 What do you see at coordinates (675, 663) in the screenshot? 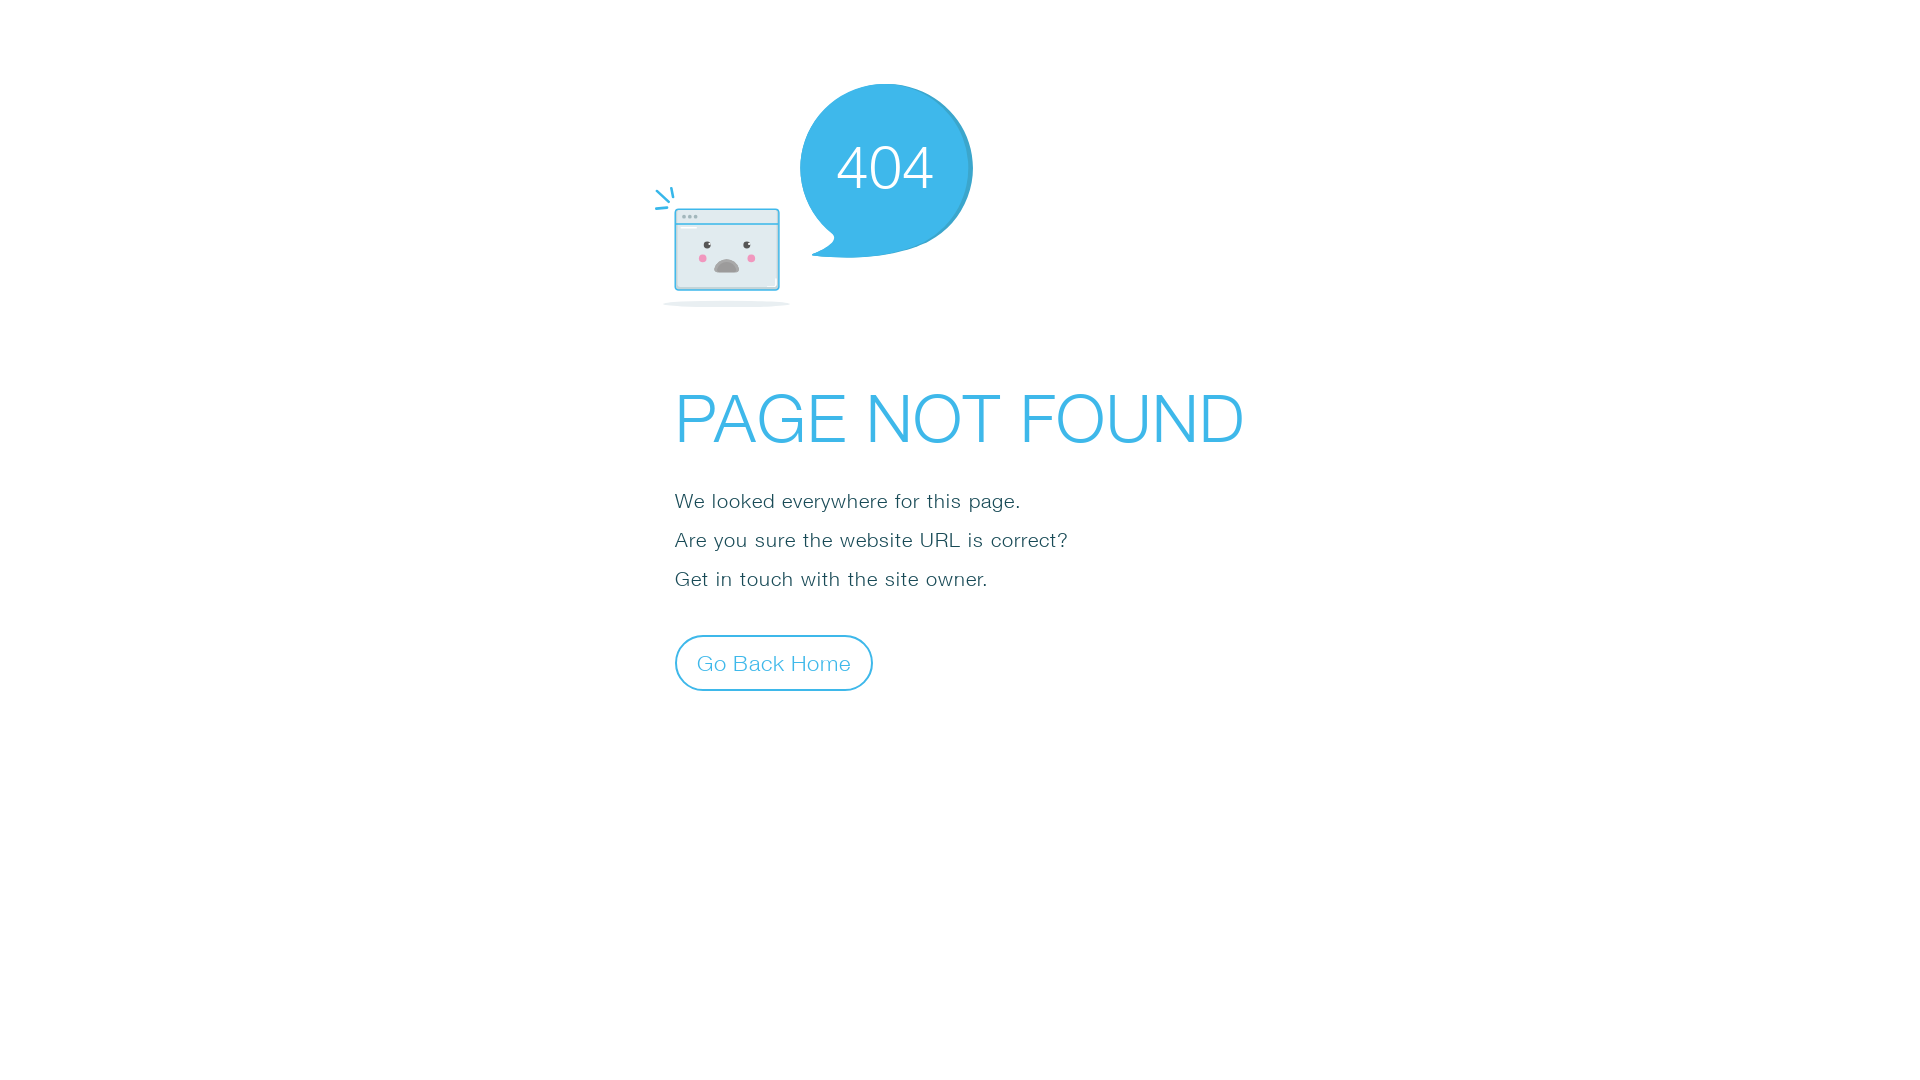
I see `'Go Back Home'` at bounding box center [675, 663].